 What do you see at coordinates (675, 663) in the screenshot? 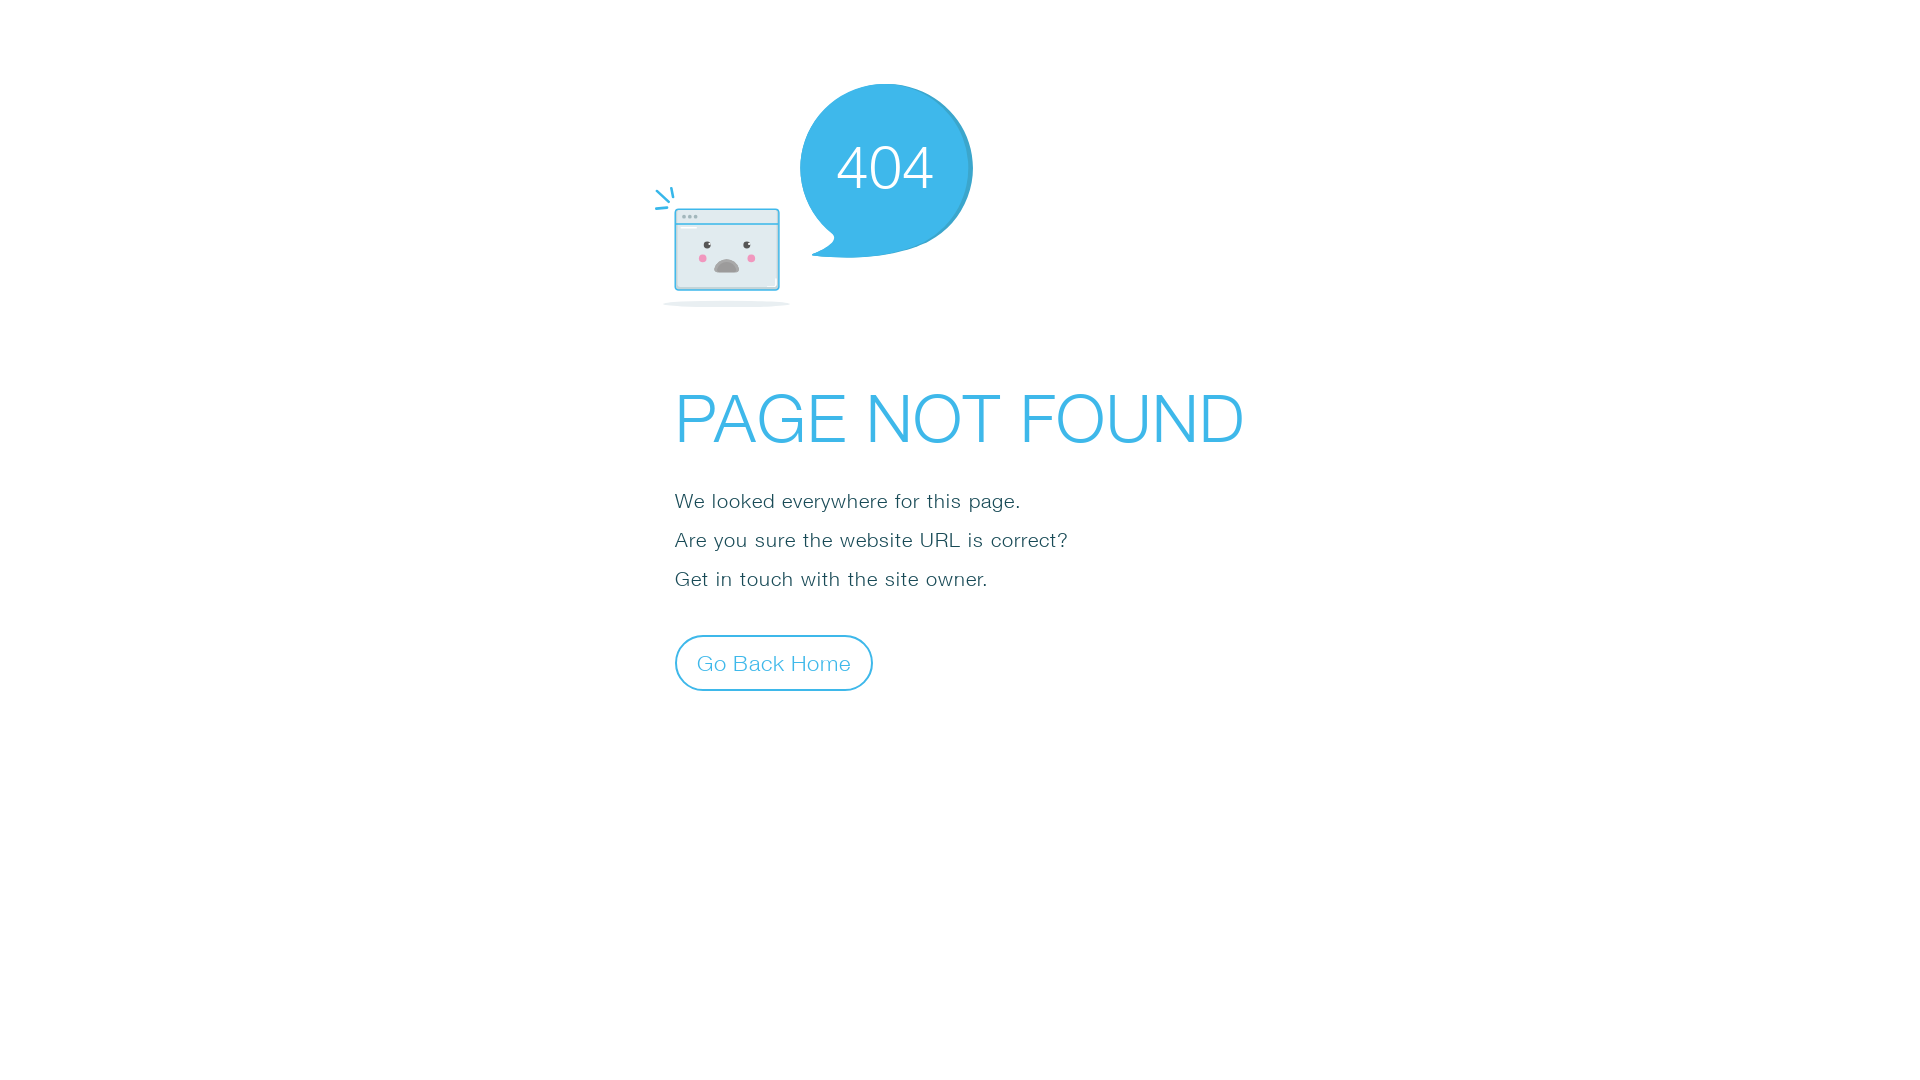
I see `'Go Back Home'` at bounding box center [675, 663].